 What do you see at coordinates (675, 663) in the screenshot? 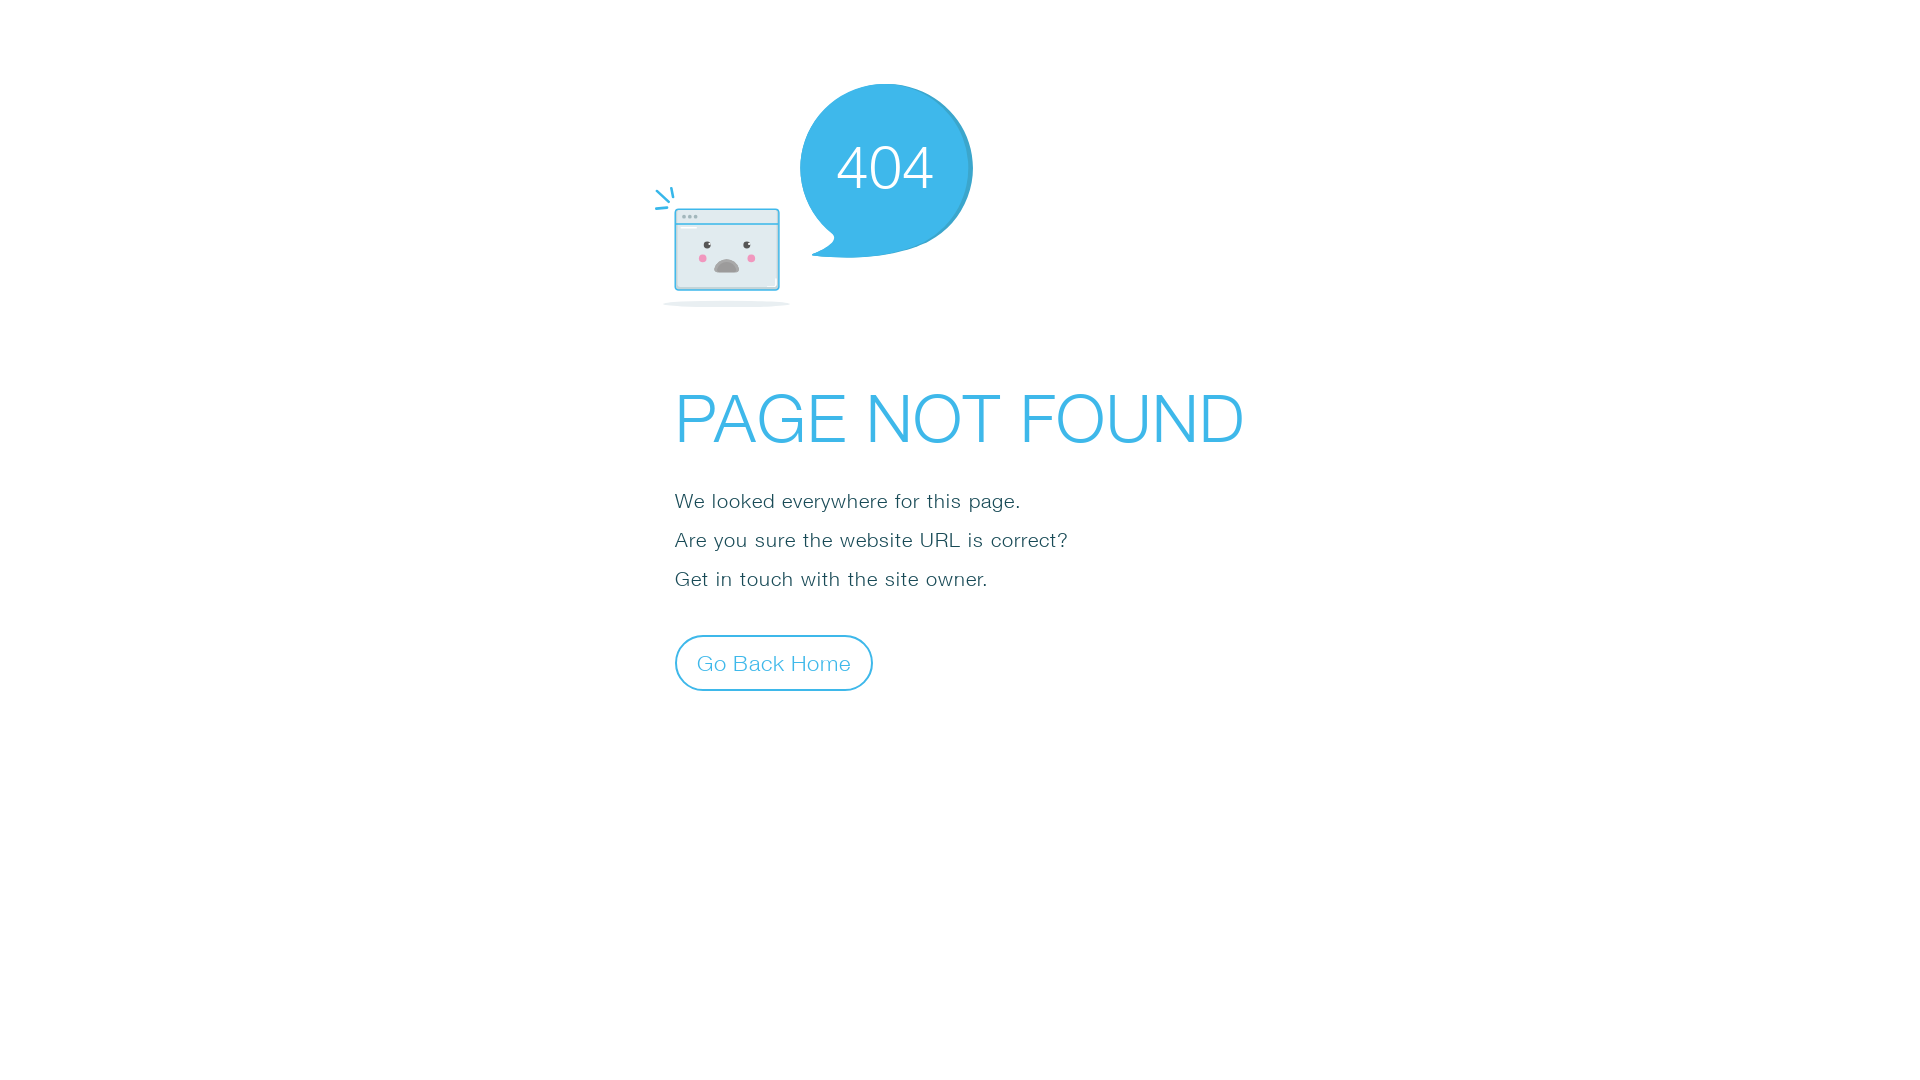
I see `'Go Back Home'` at bounding box center [675, 663].